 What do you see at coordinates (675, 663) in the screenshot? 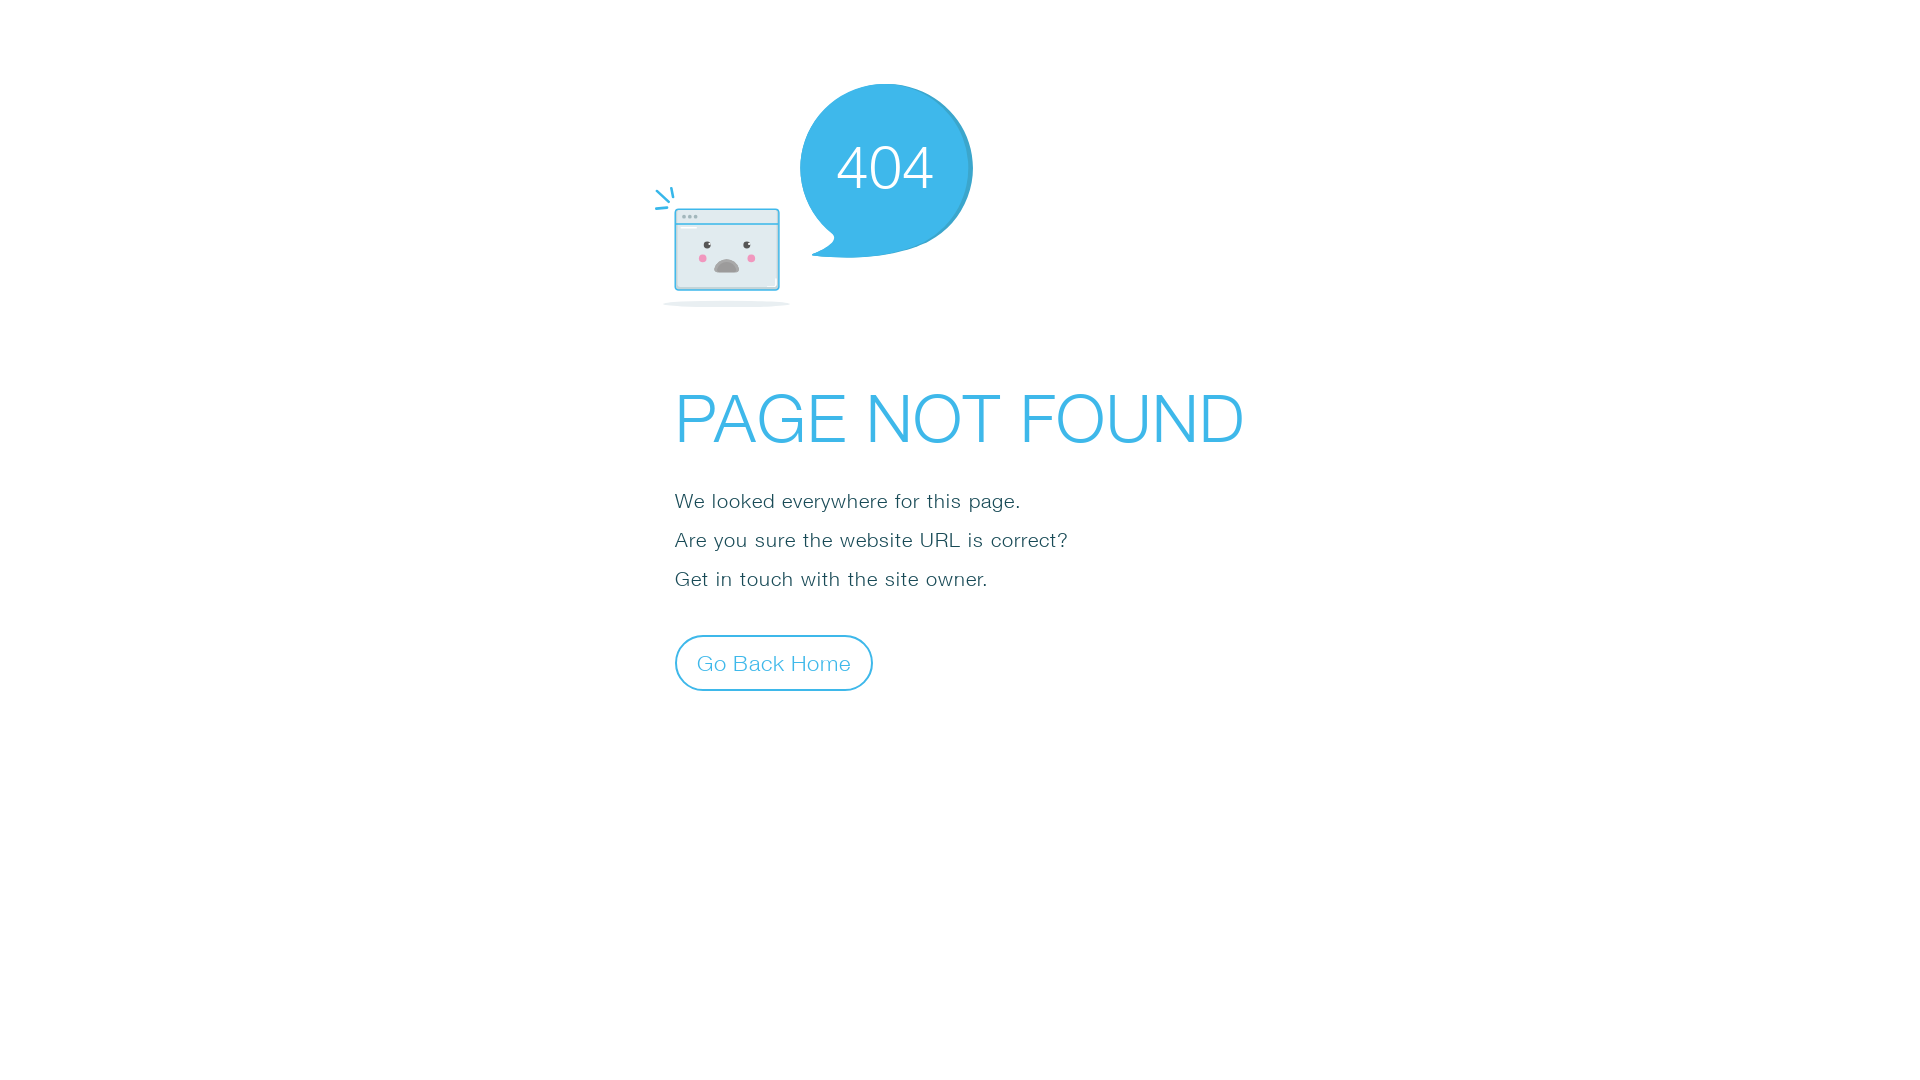
I see `'Go Back Home'` at bounding box center [675, 663].